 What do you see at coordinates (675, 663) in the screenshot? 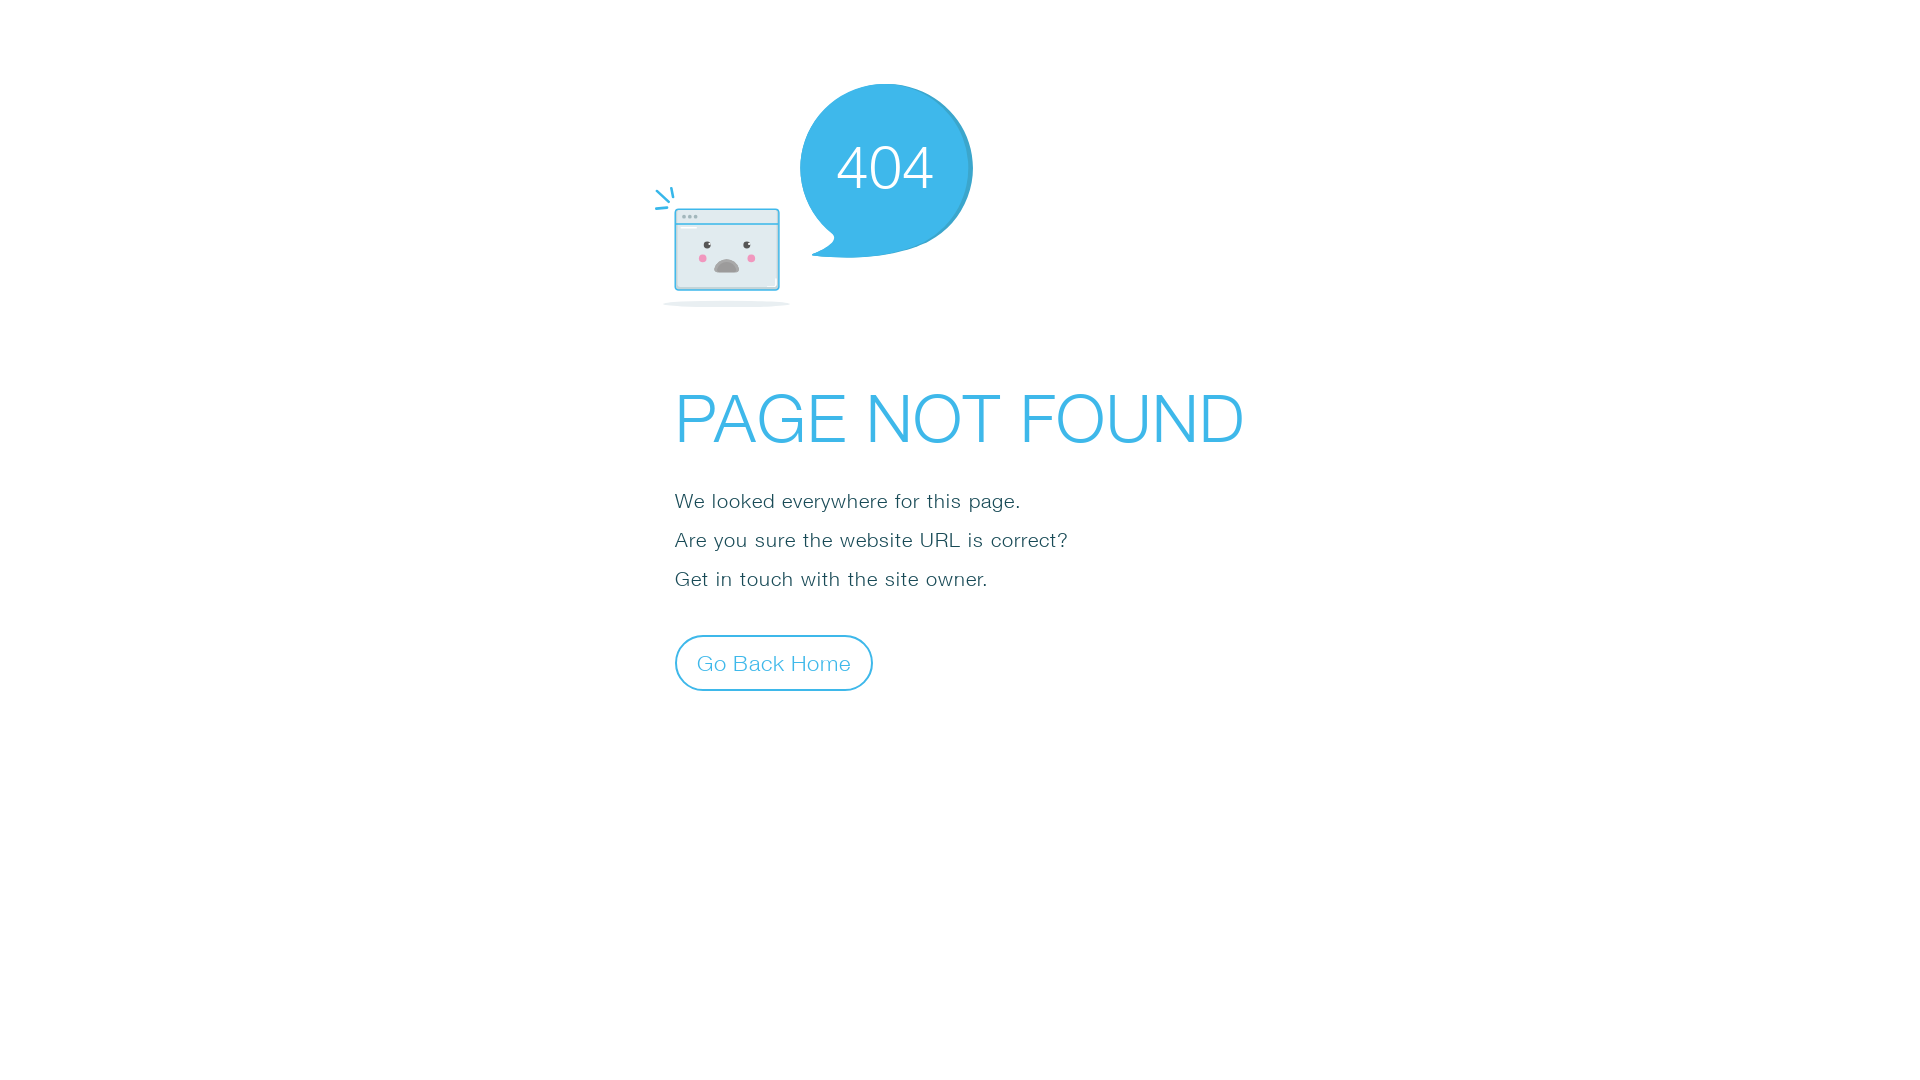
I see `'Go Back Home'` at bounding box center [675, 663].